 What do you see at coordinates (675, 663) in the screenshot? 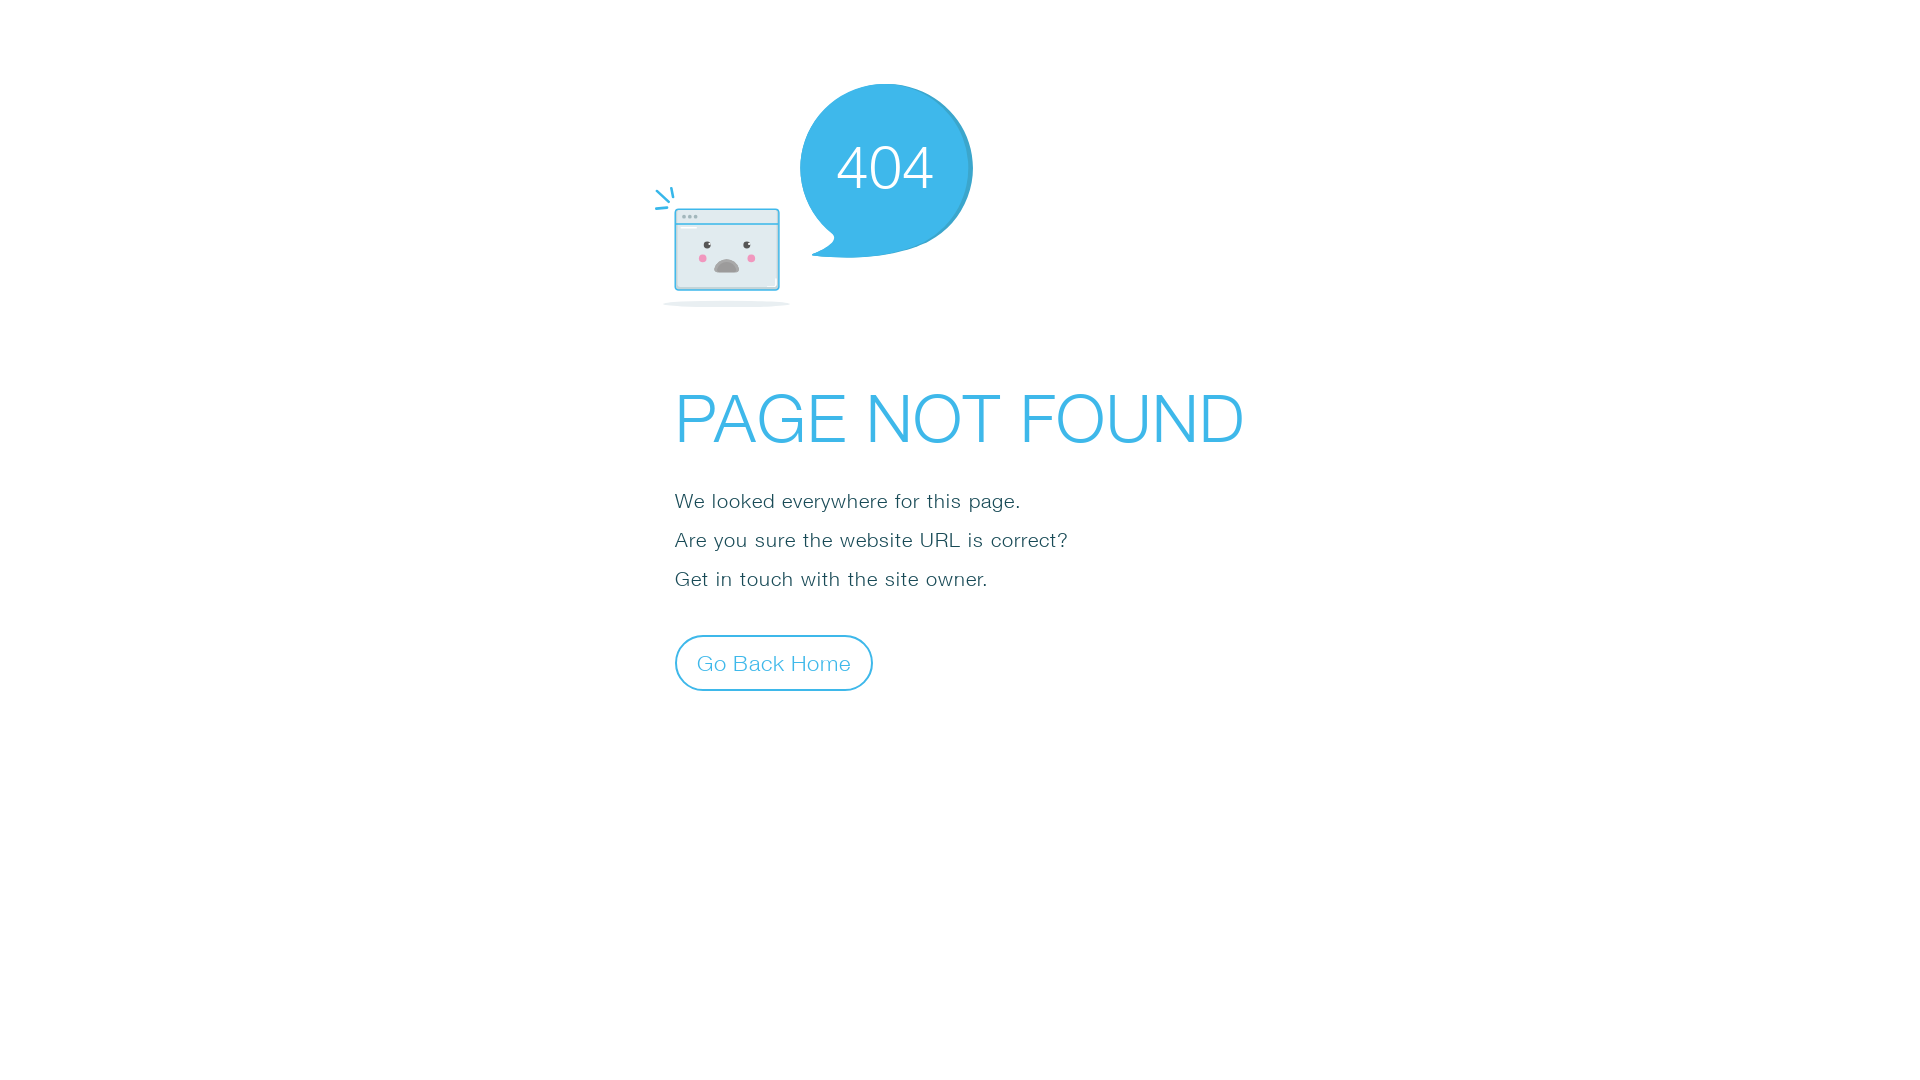
I see `'Go Back Home'` at bounding box center [675, 663].